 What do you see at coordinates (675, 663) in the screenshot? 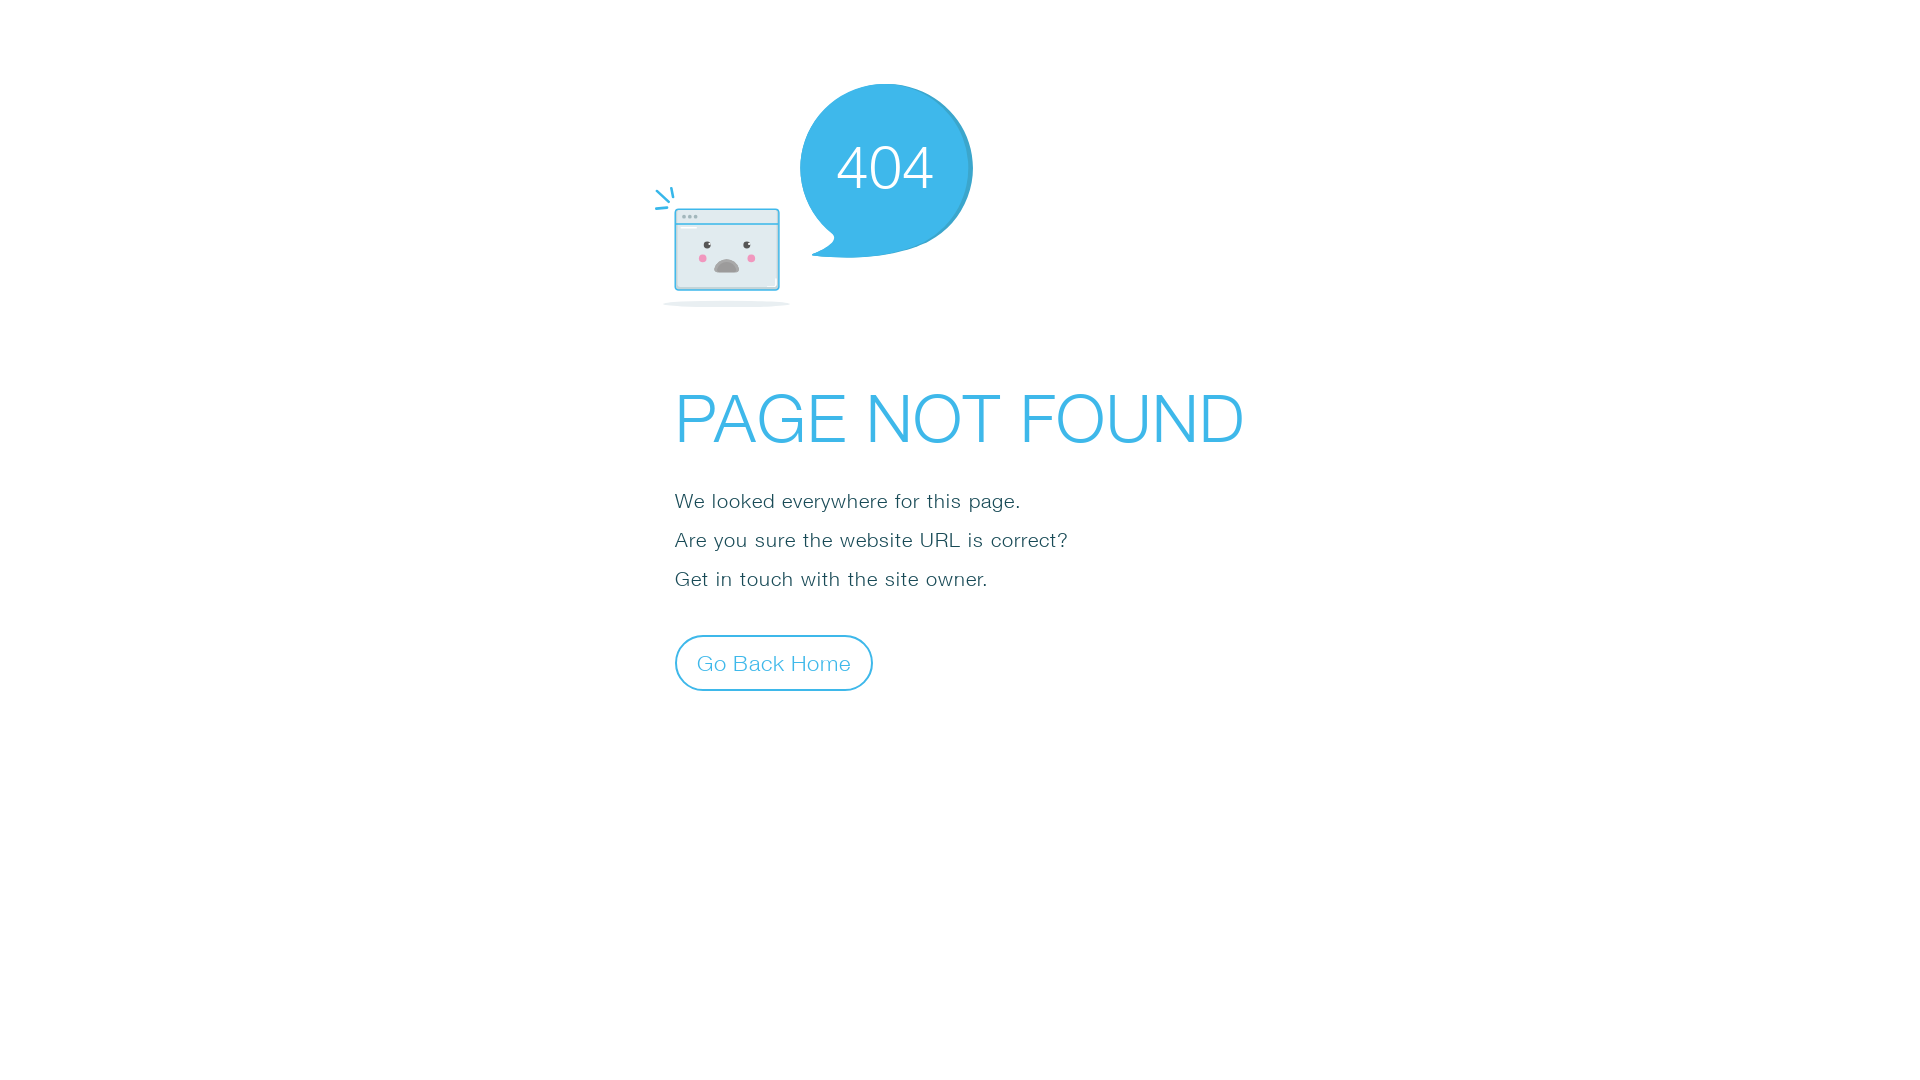
I see `'Go Back Home'` at bounding box center [675, 663].